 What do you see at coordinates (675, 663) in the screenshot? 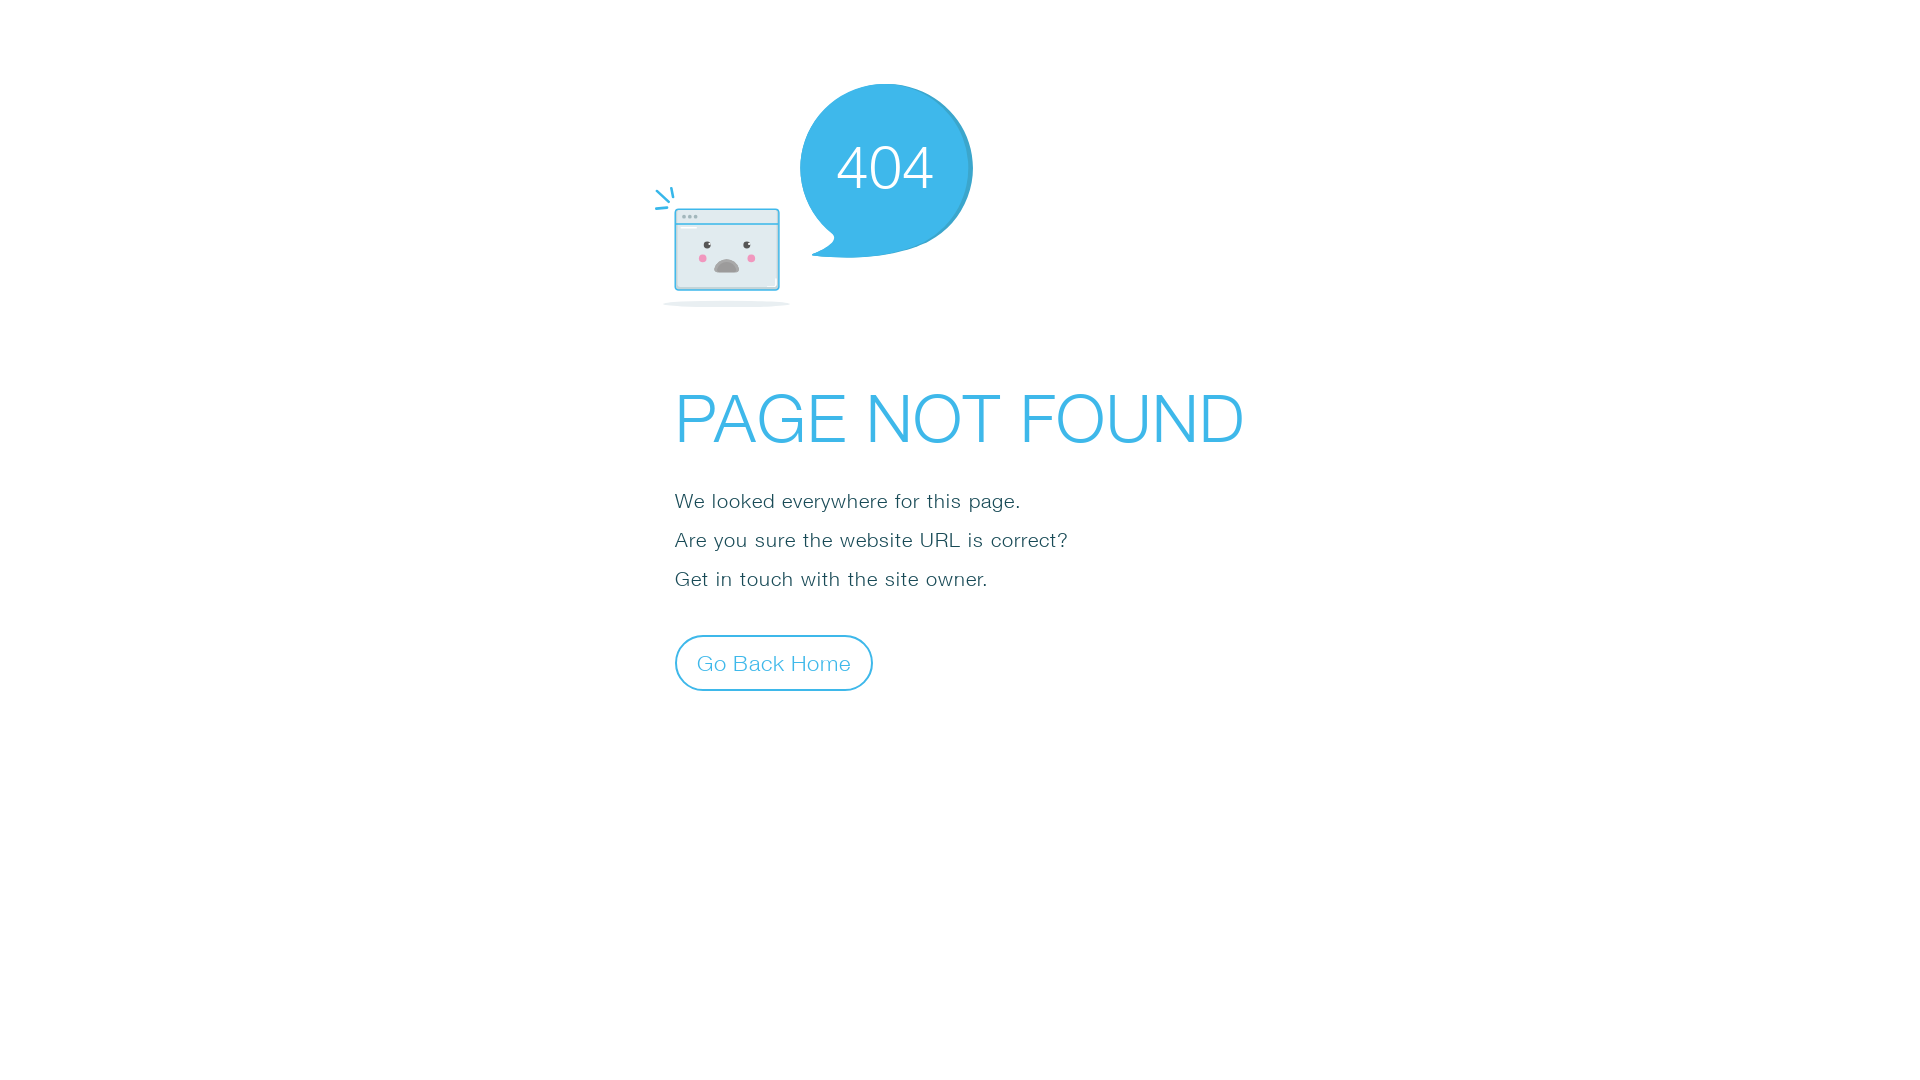
I see `'Go Back Home'` at bounding box center [675, 663].